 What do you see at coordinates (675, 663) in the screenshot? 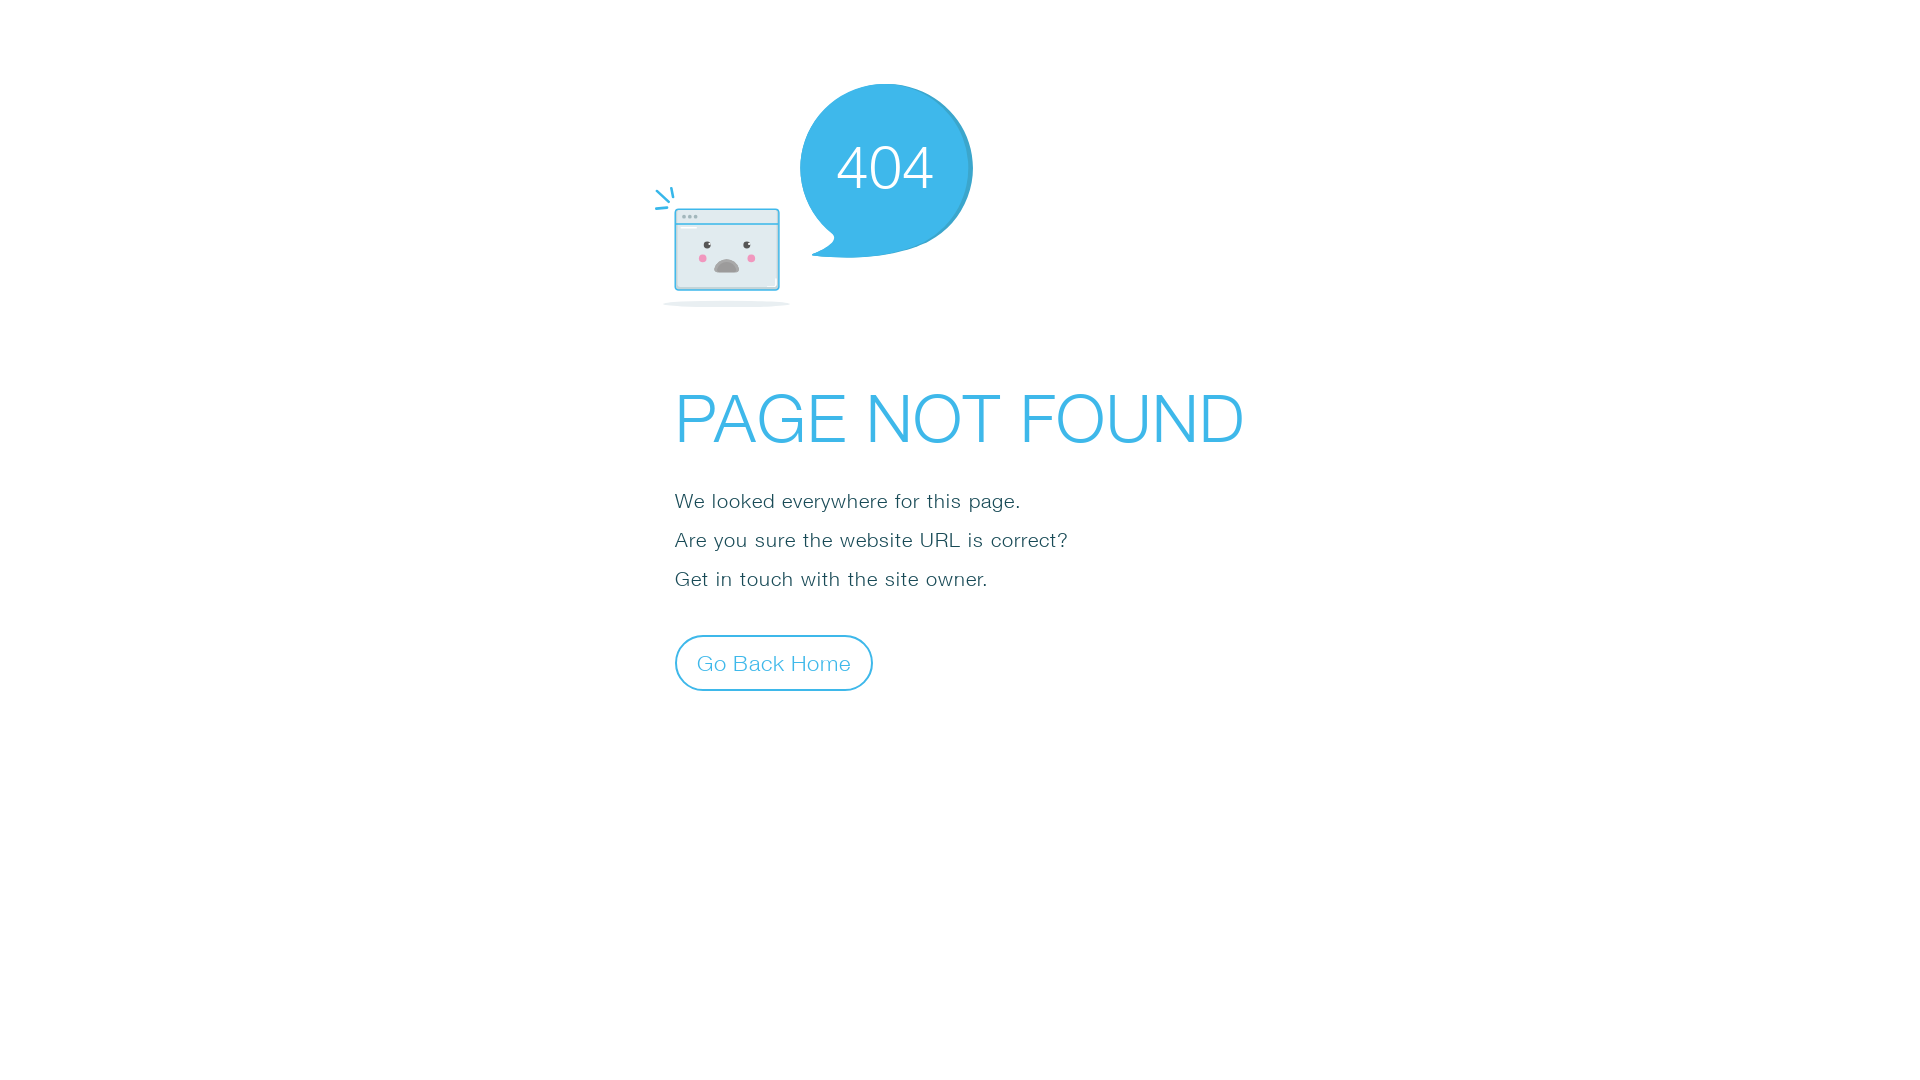
I see `'Go Back Home'` at bounding box center [675, 663].